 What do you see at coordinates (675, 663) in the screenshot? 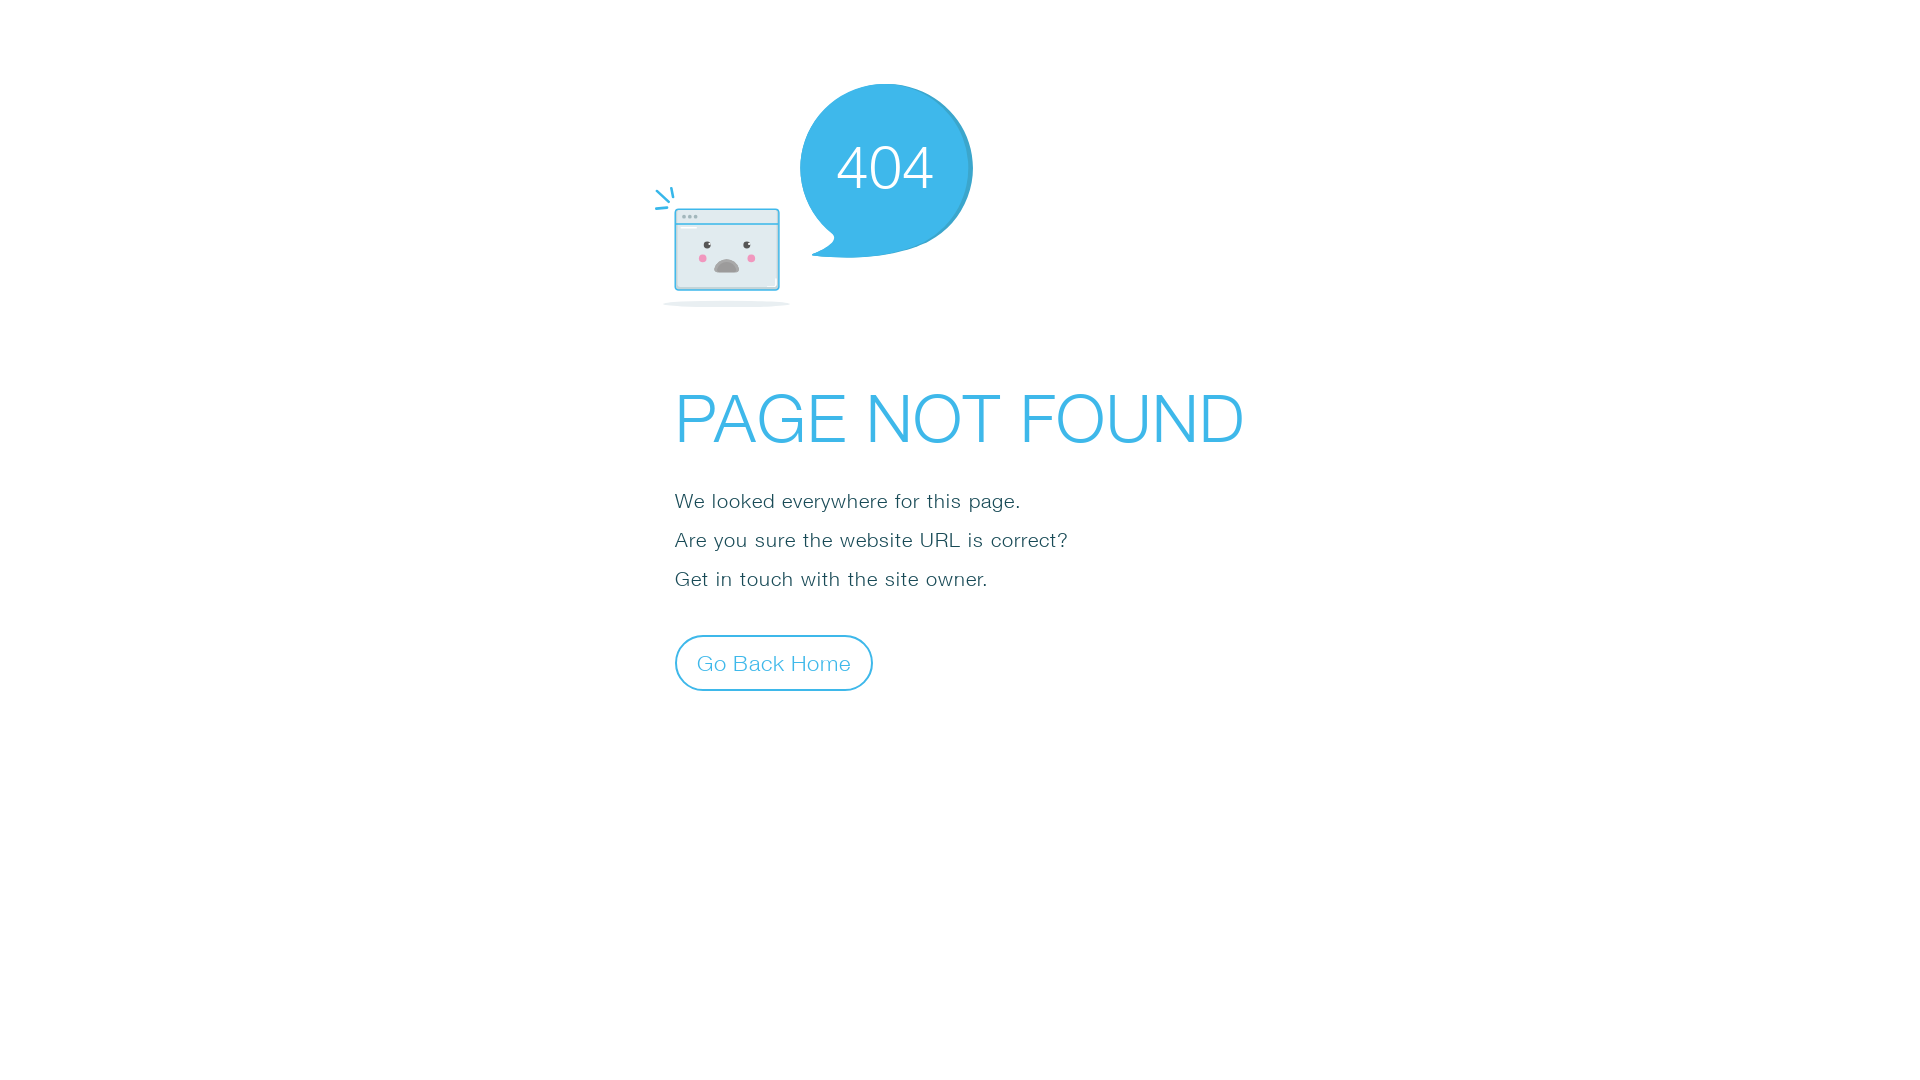
I see `'Go Back Home'` at bounding box center [675, 663].